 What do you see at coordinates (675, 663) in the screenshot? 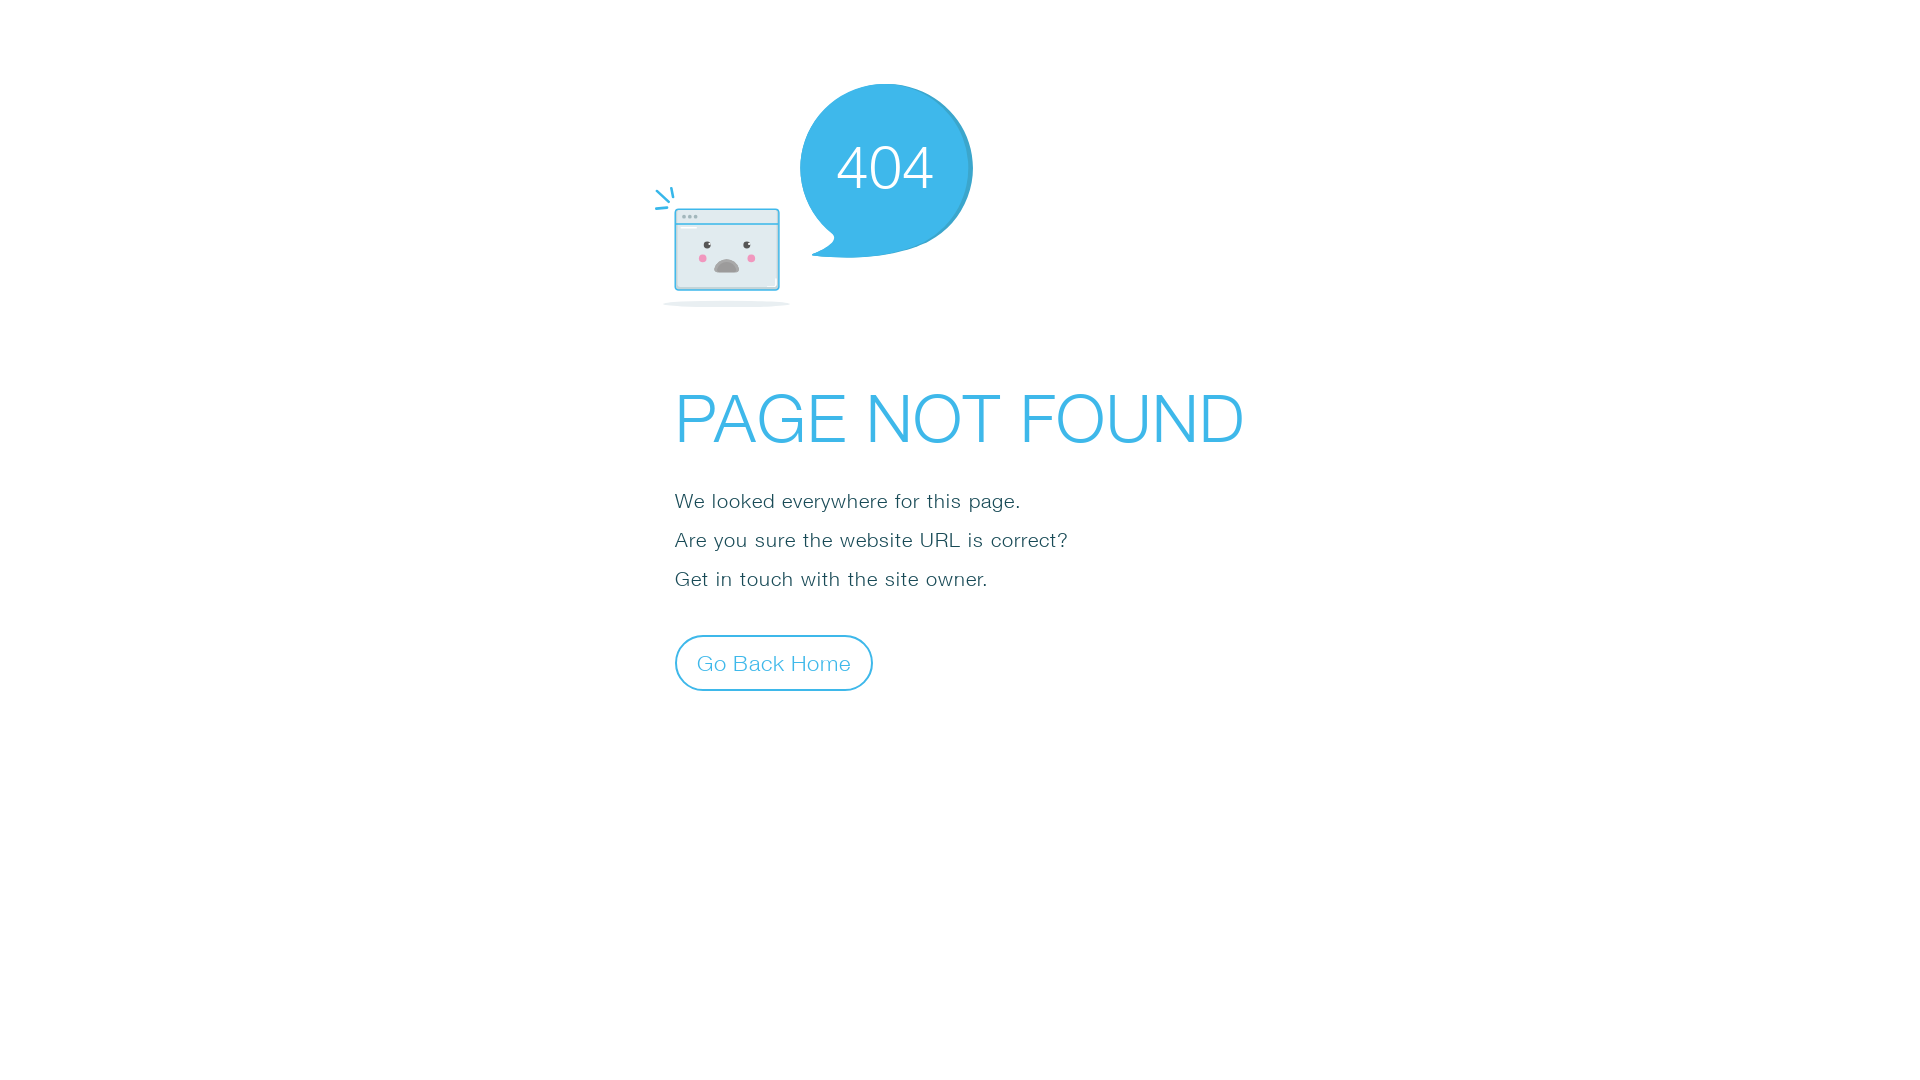
I see `'Go Back Home'` at bounding box center [675, 663].